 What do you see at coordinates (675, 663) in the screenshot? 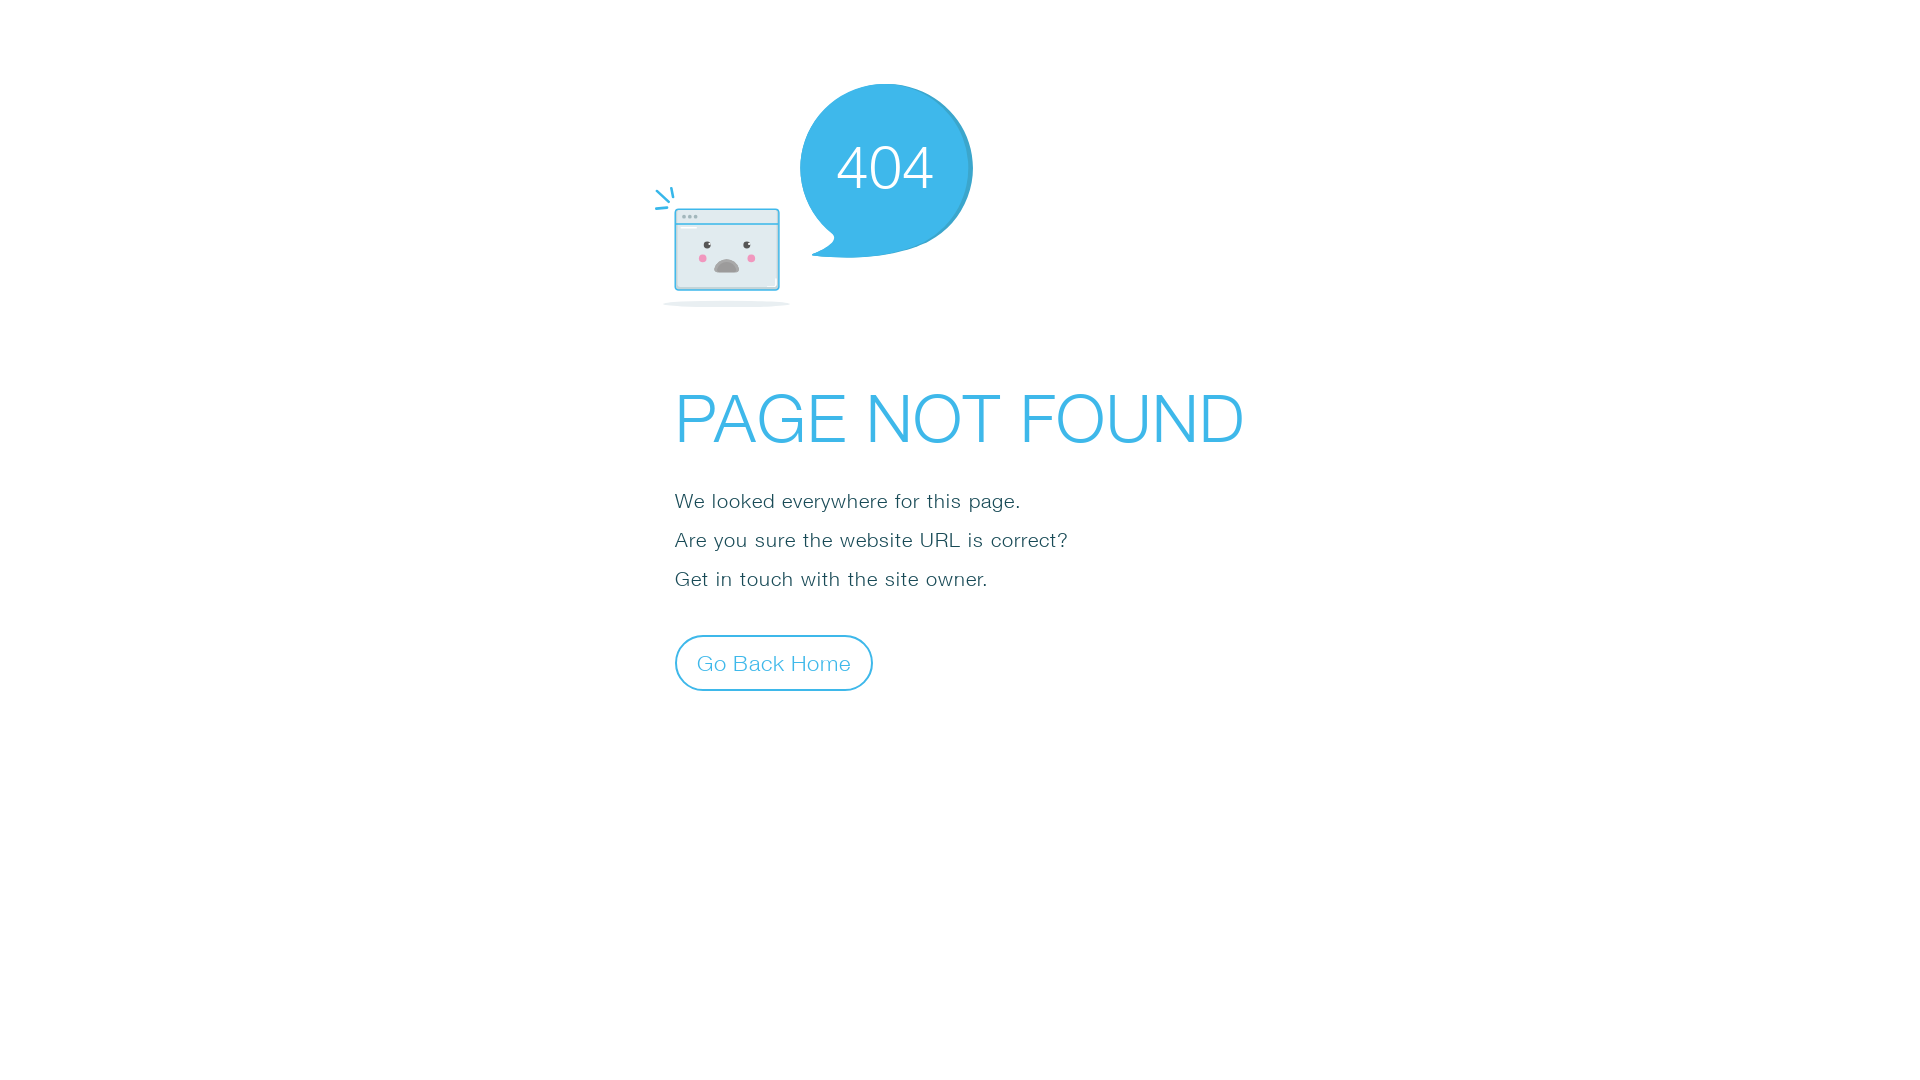
I see `'Go Back Home'` at bounding box center [675, 663].